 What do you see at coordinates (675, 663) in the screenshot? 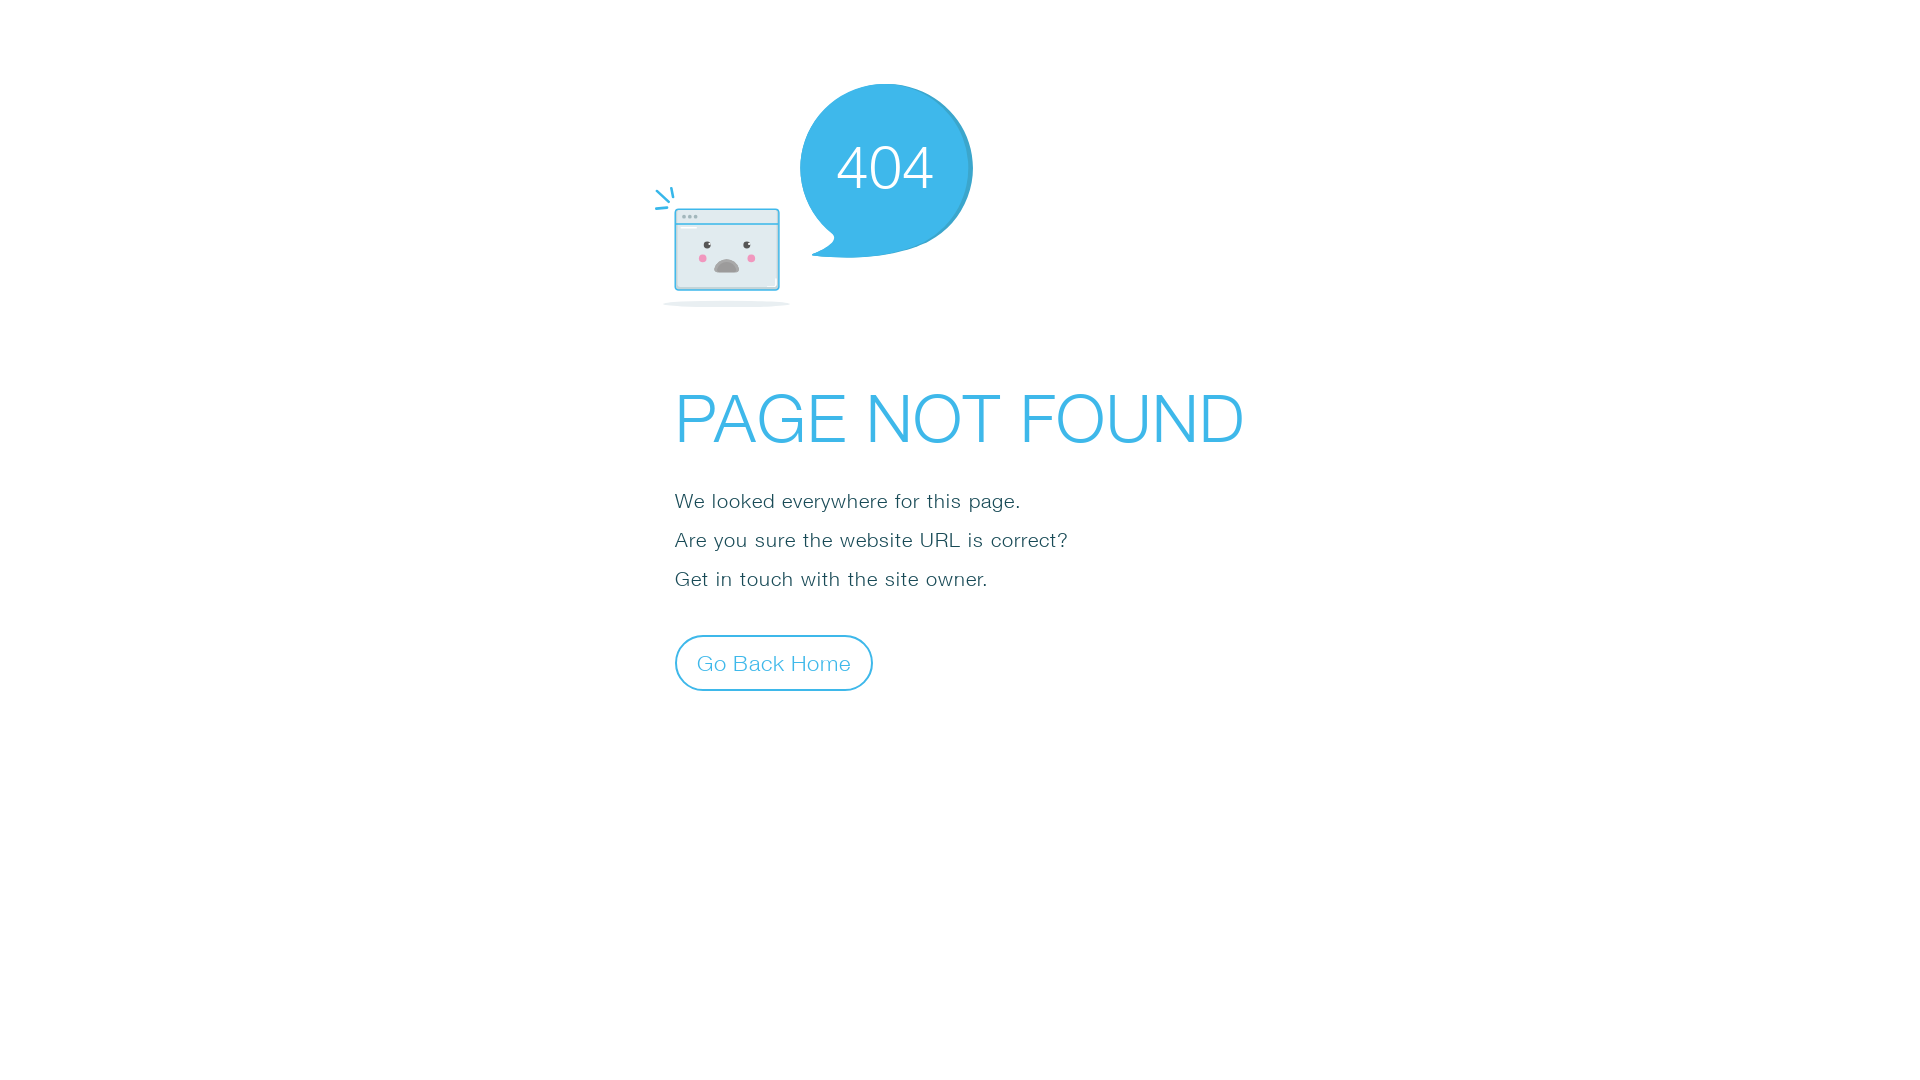
I see `'Go Back Home'` at bounding box center [675, 663].